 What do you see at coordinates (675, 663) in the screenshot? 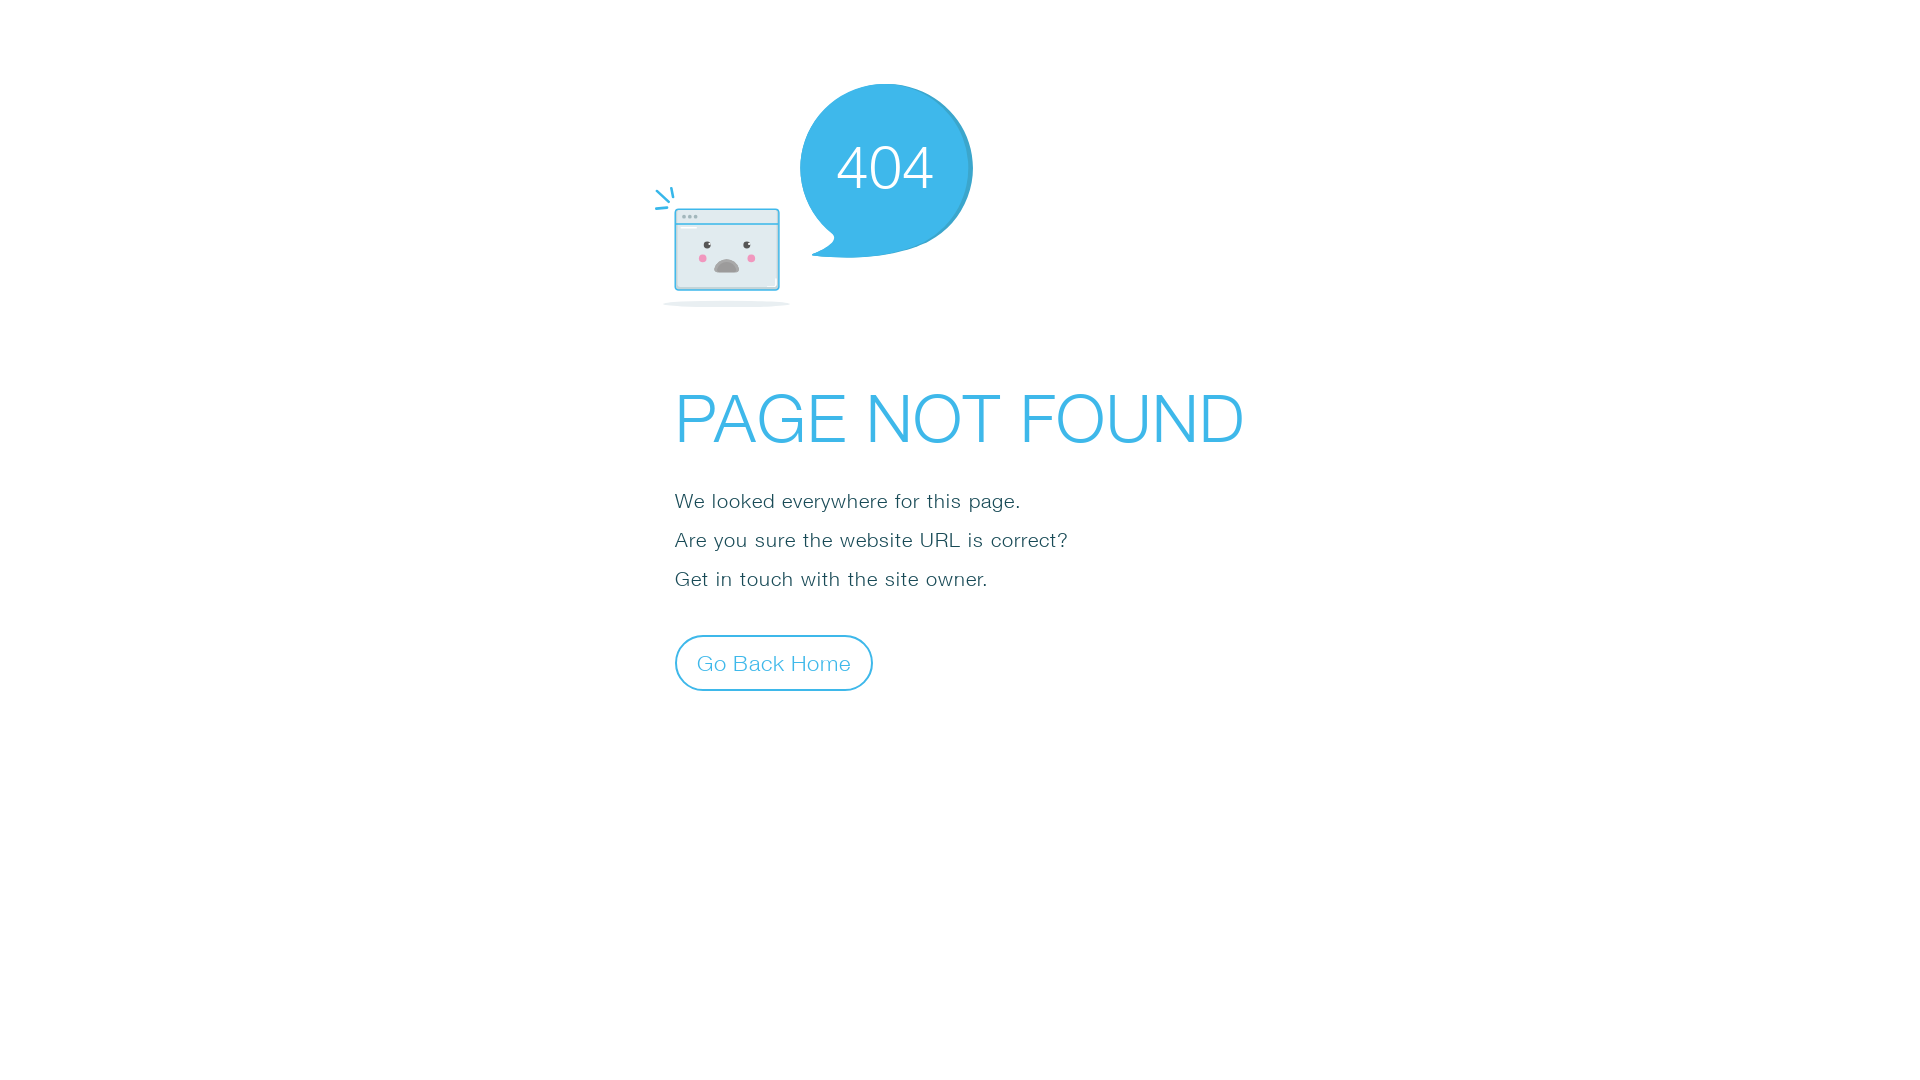
I see `'Go Back Home'` at bounding box center [675, 663].